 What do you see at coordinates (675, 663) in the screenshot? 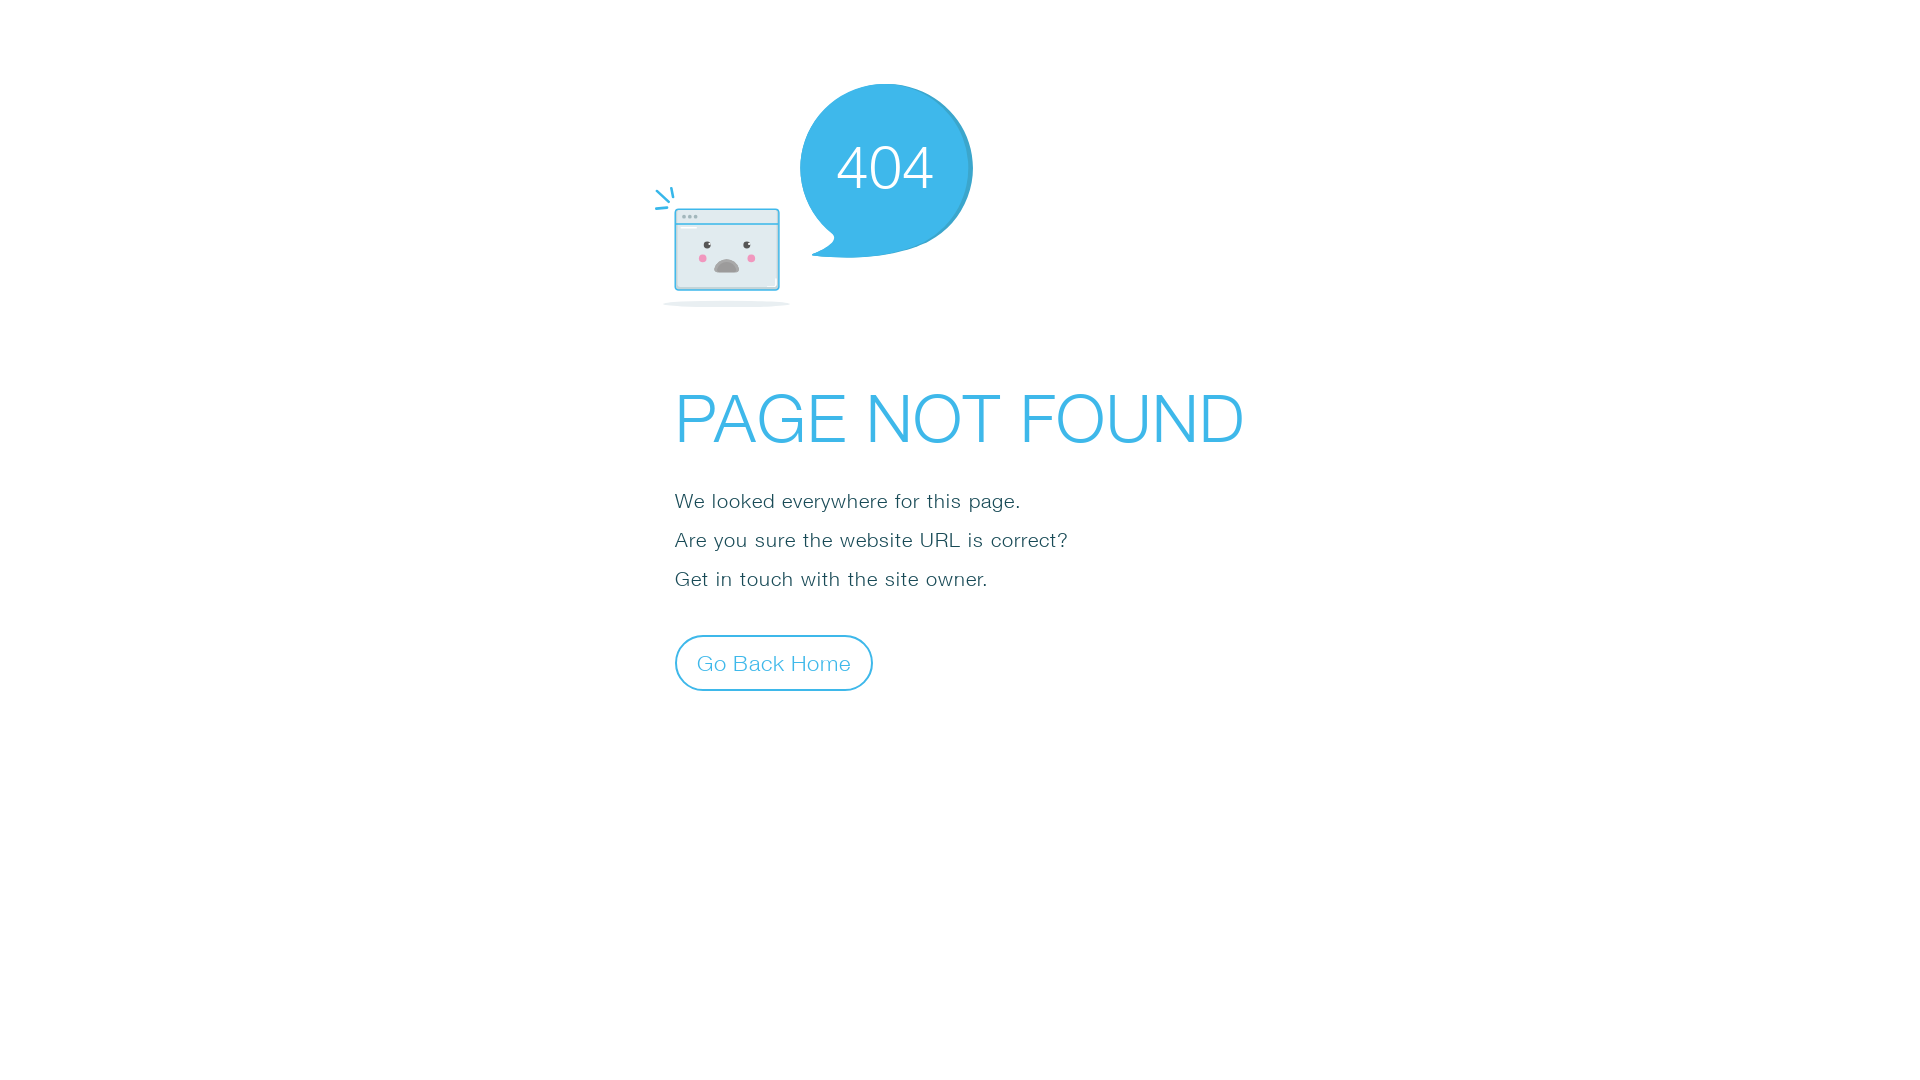
I see `'Go Back Home'` at bounding box center [675, 663].